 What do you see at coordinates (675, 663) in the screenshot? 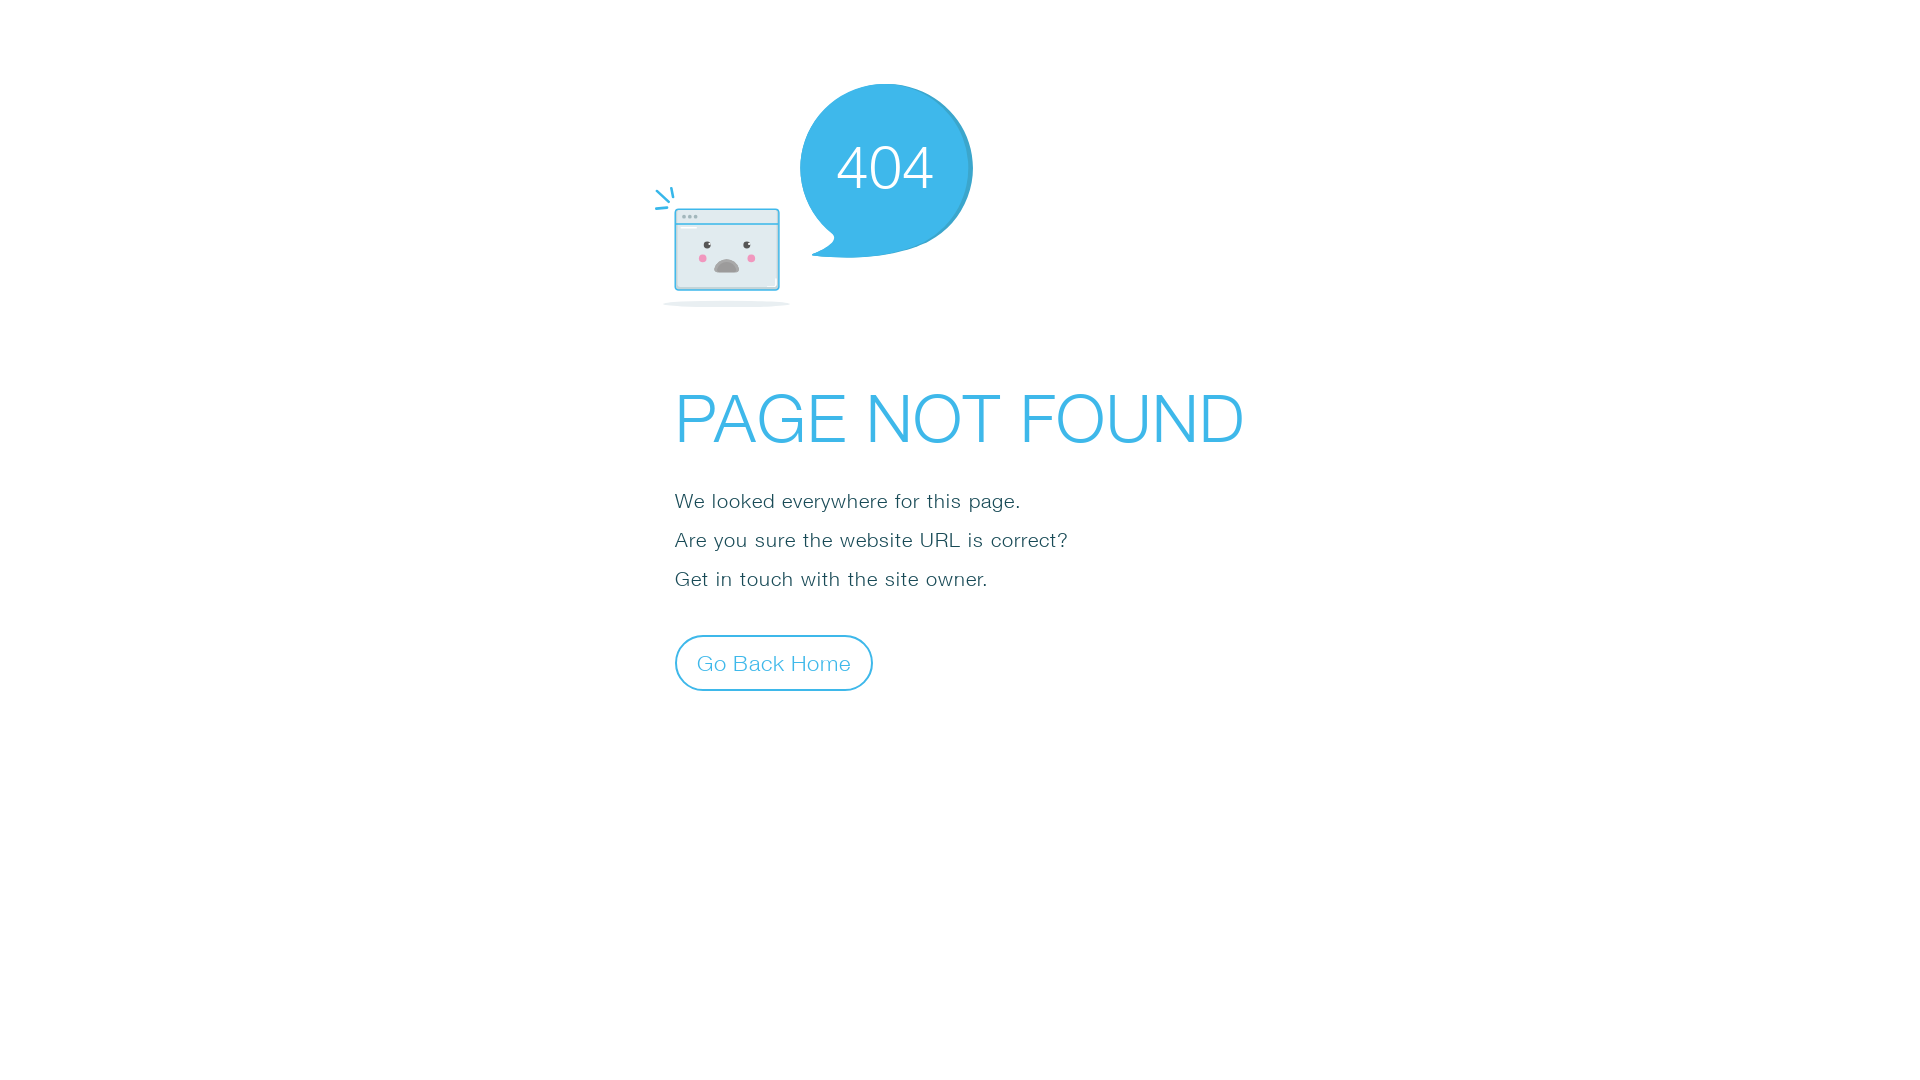
I see `'Go Back Home'` at bounding box center [675, 663].